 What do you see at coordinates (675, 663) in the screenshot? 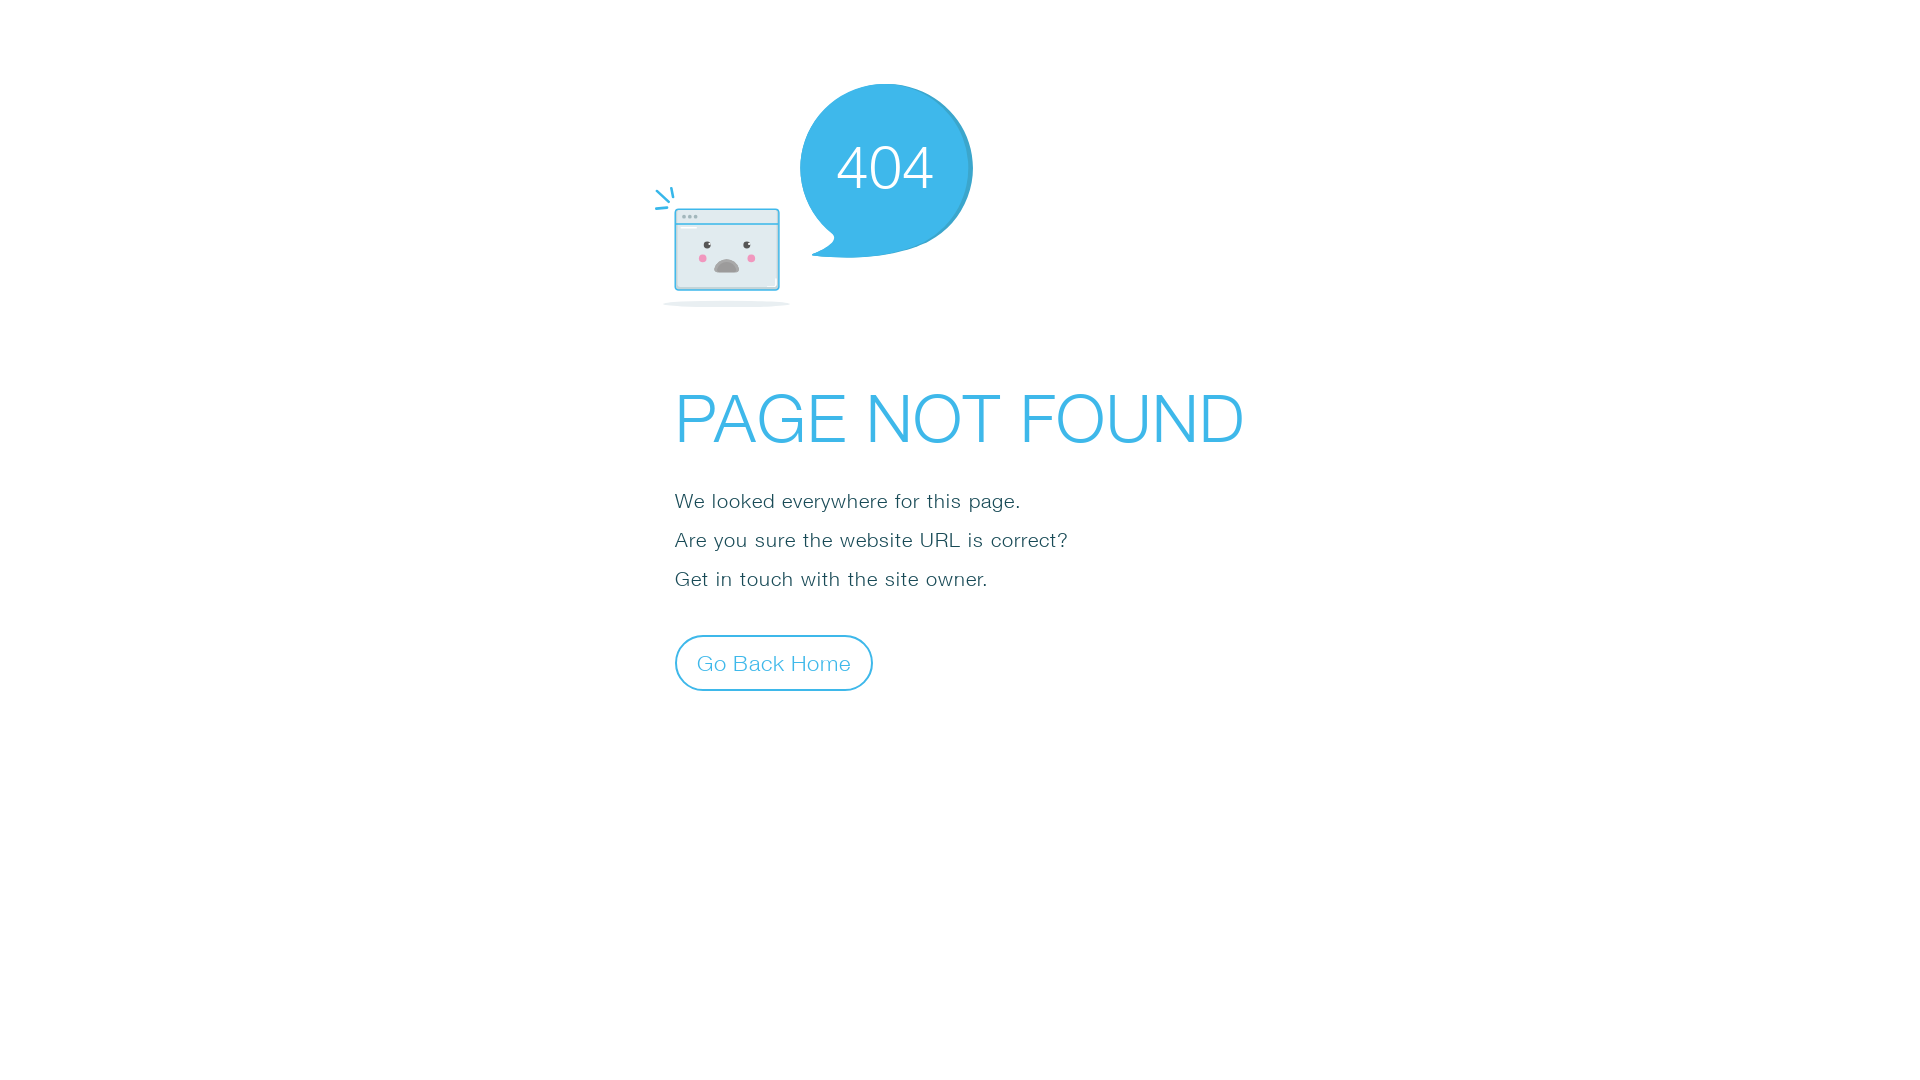
I see `'Go Back Home'` at bounding box center [675, 663].